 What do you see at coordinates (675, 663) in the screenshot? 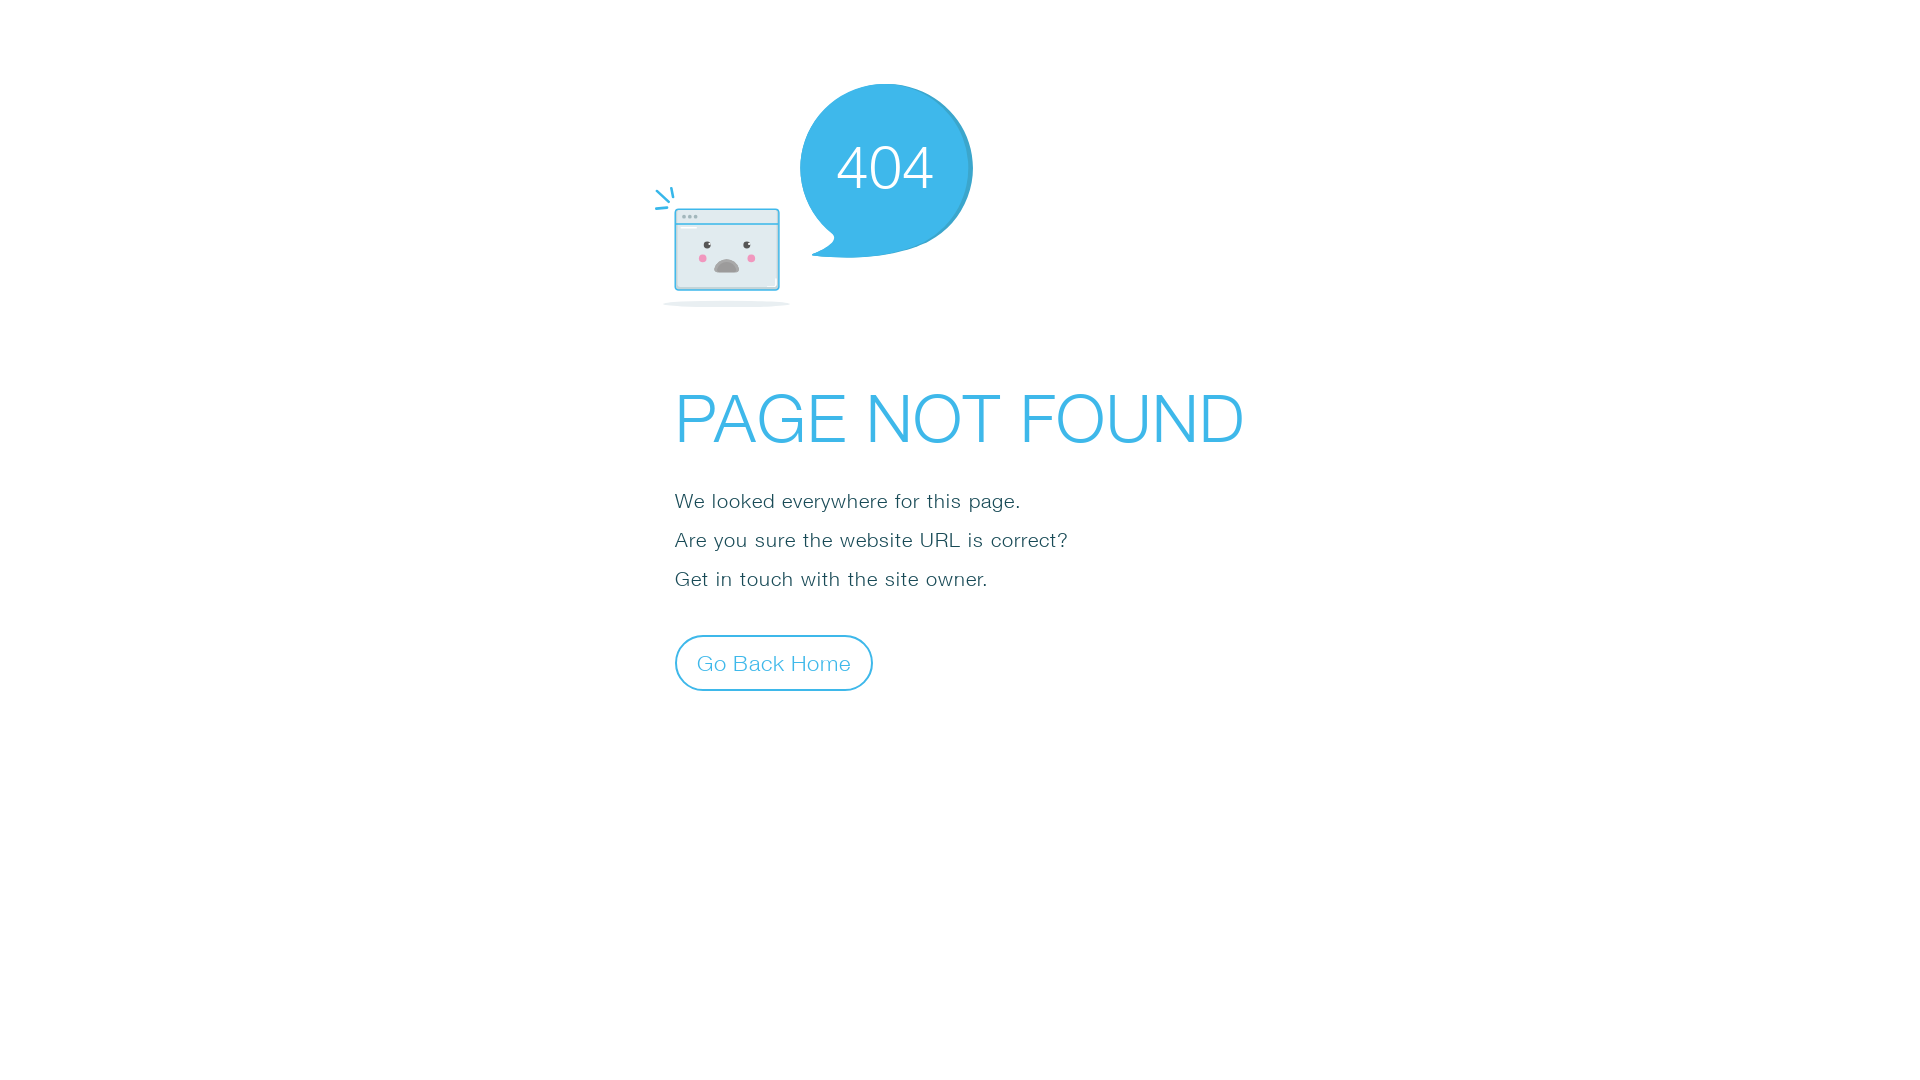
I see `'Go Back Home'` at bounding box center [675, 663].